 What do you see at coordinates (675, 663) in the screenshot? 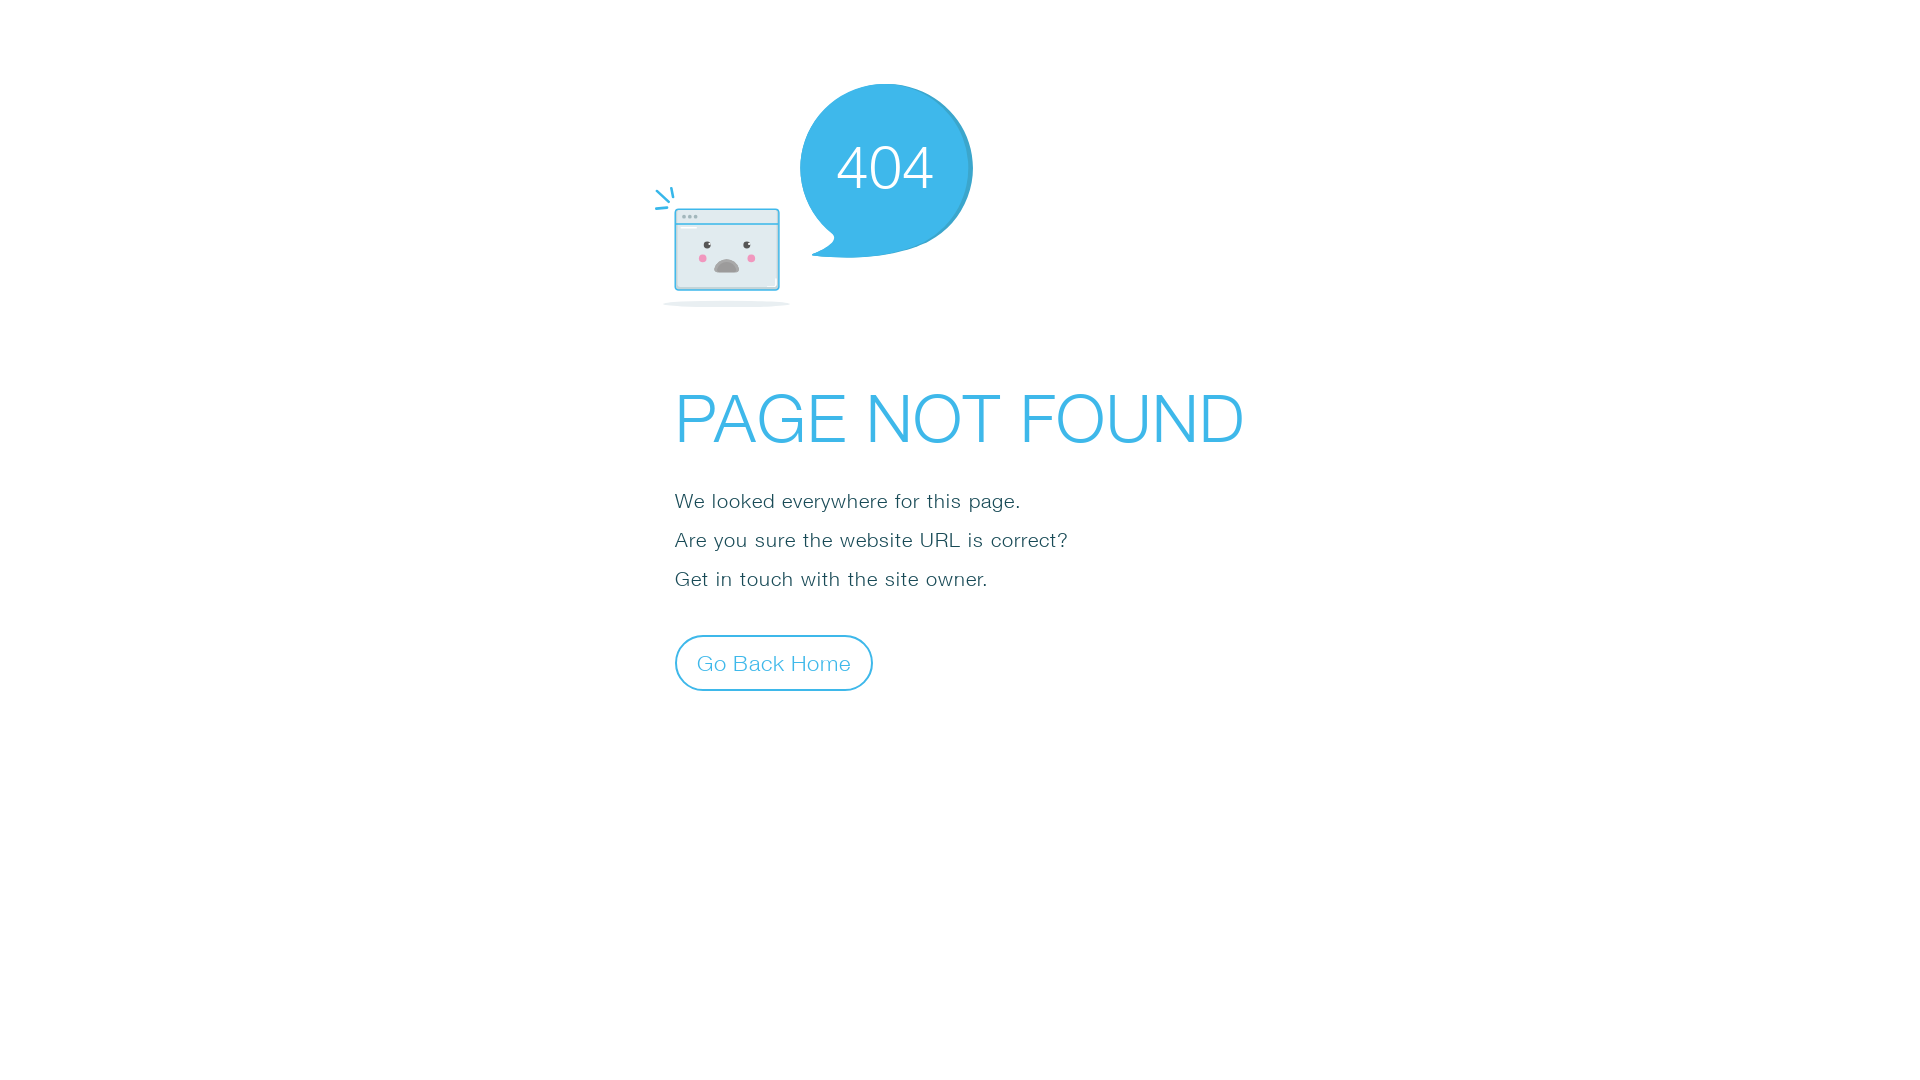
I see `'Go Back Home'` at bounding box center [675, 663].